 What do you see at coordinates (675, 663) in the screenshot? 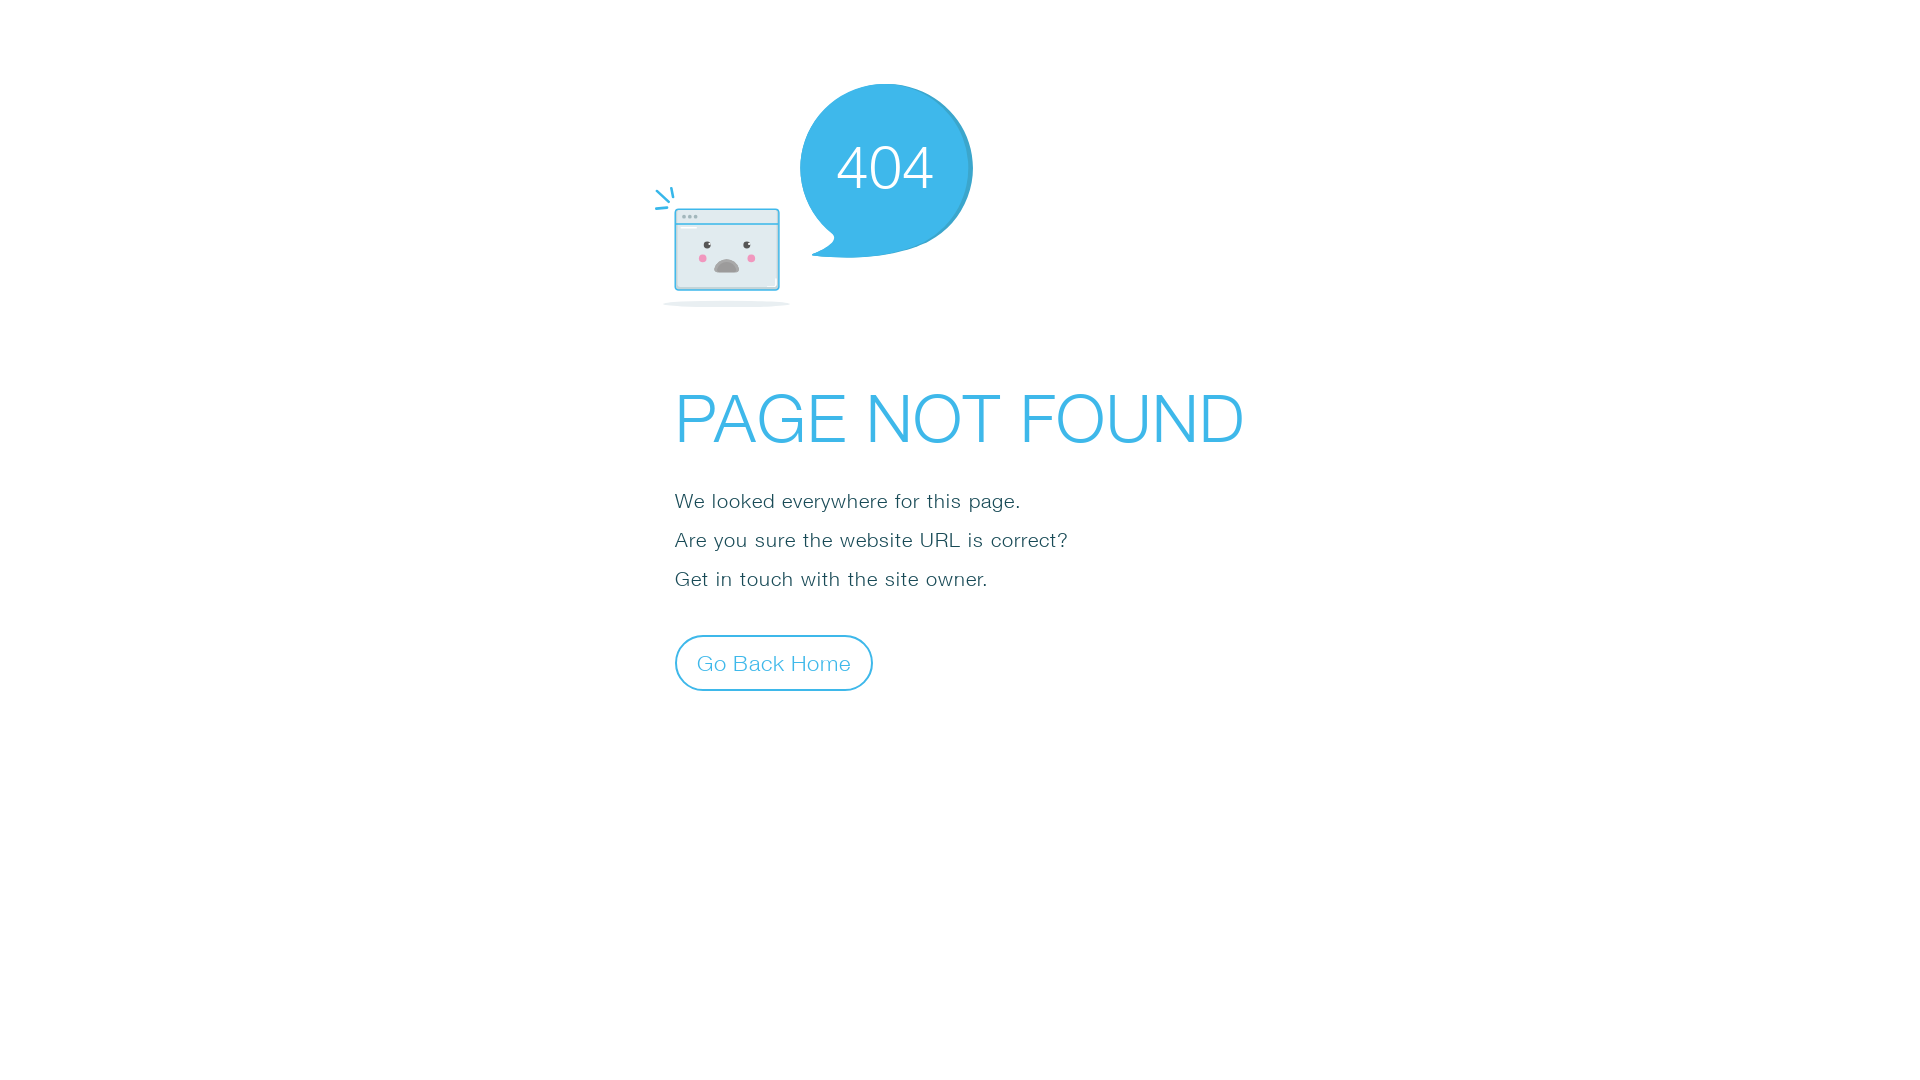
I see `'Go Back Home'` at bounding box center [675, 663].